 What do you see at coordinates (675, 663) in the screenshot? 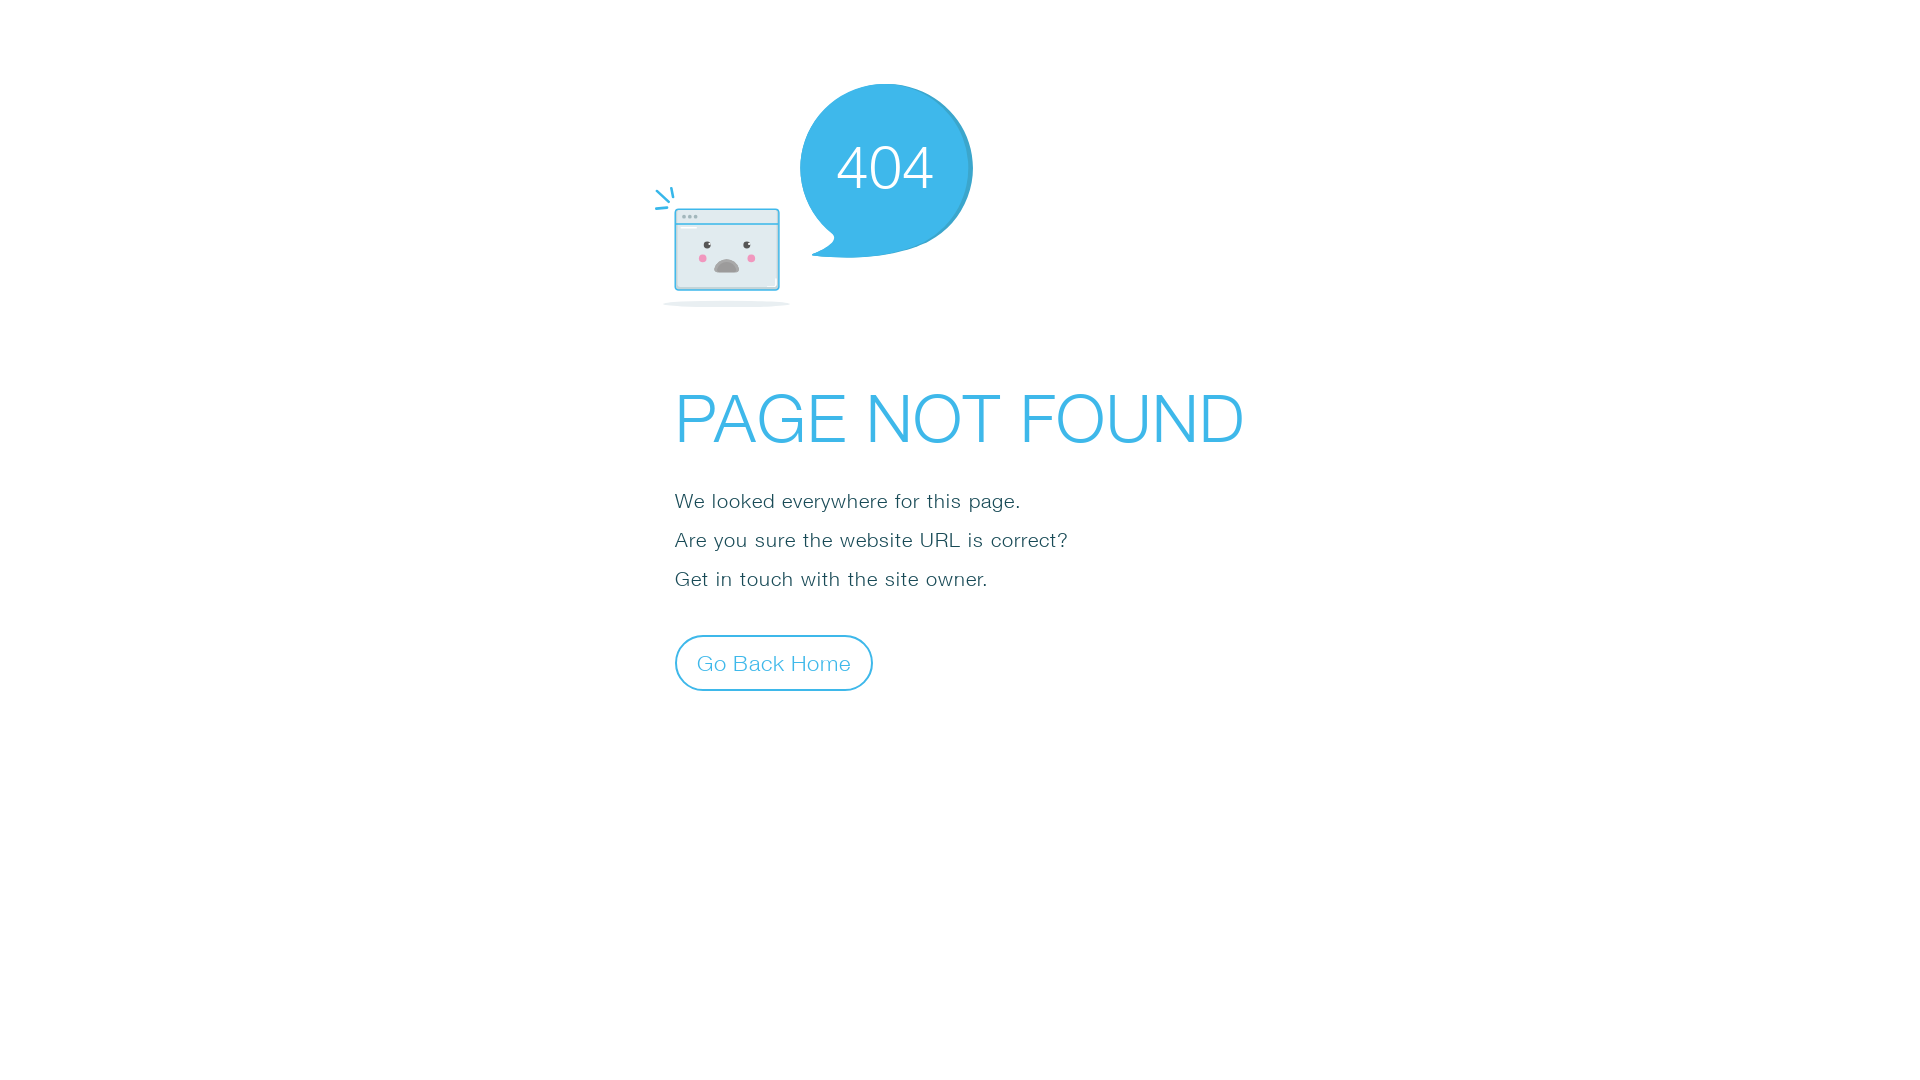
I see `'Go Back Home'` at bounding box center [675, 663].